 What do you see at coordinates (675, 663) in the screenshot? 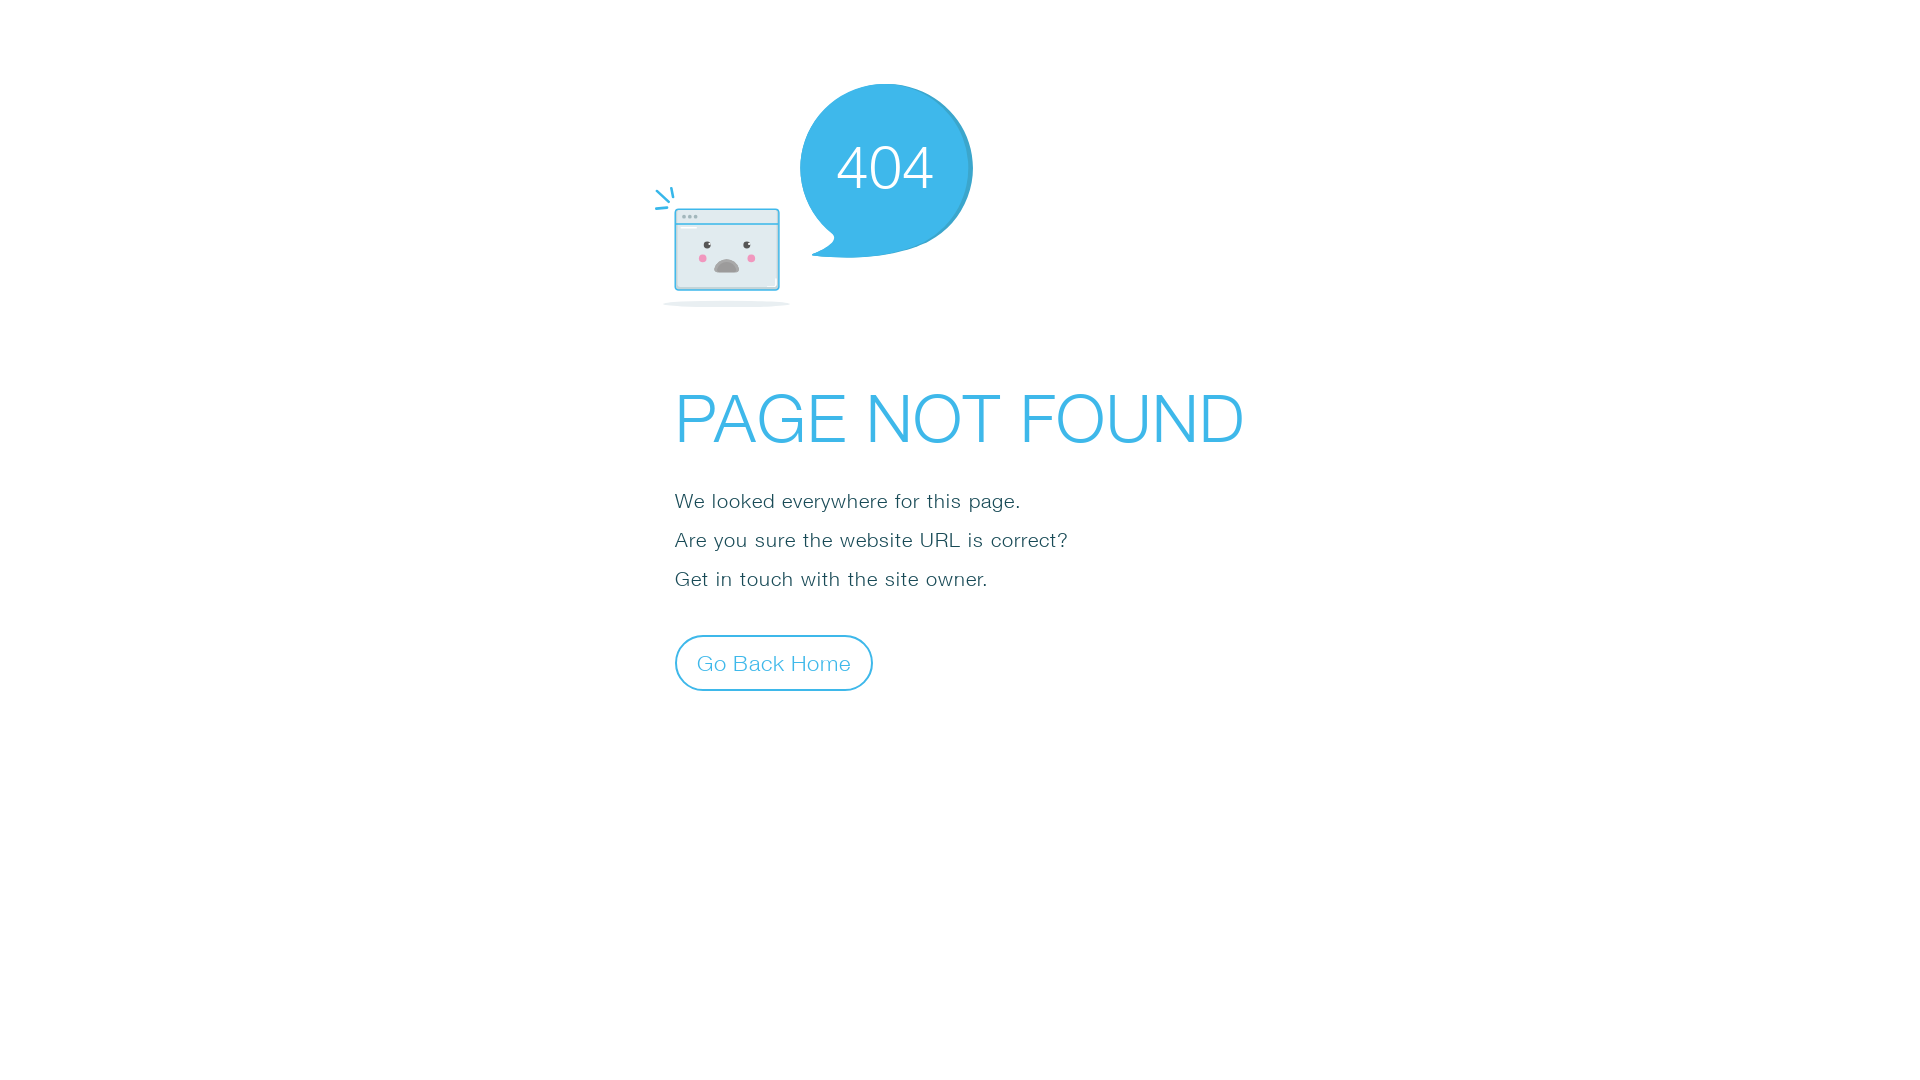
I see `'Go Back Home'` at bounding box center [675, 663].